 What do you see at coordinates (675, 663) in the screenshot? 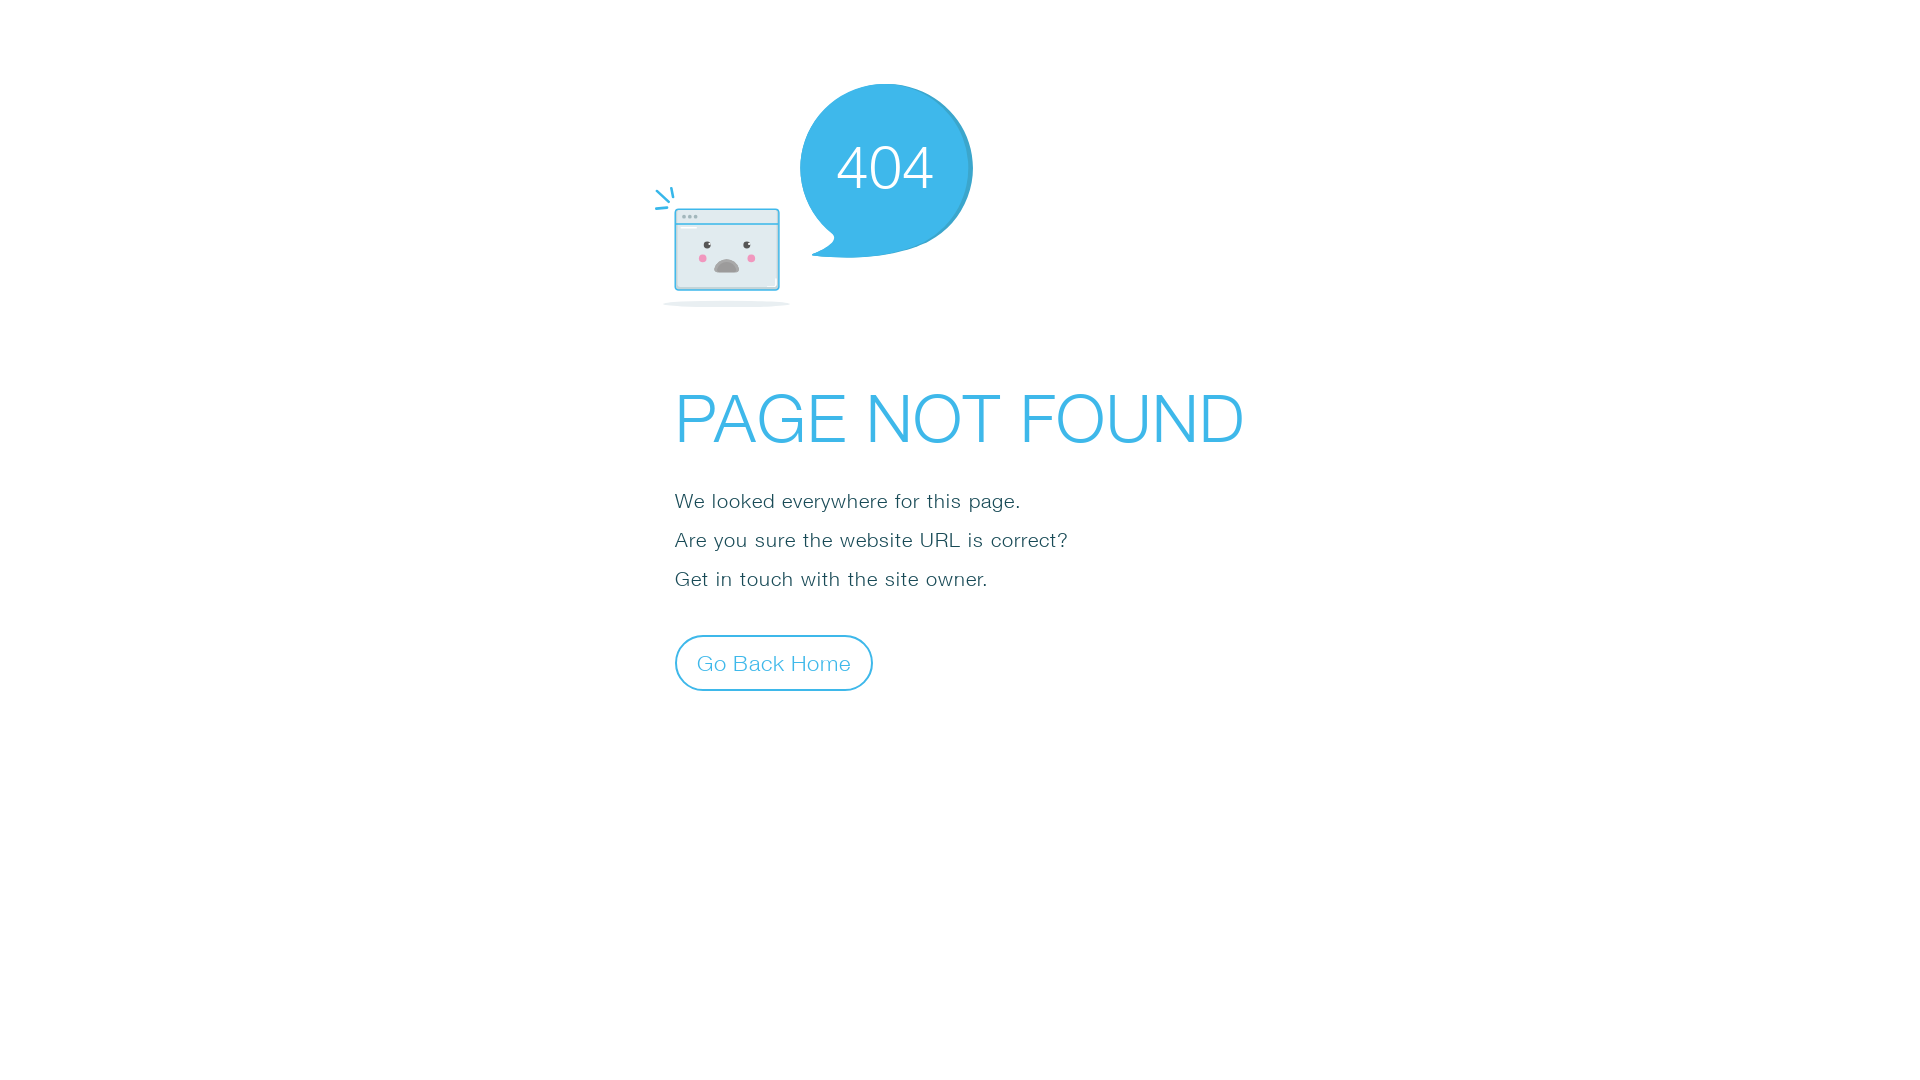
I see `'Go Back Home'` at bounding box center [675, 663].